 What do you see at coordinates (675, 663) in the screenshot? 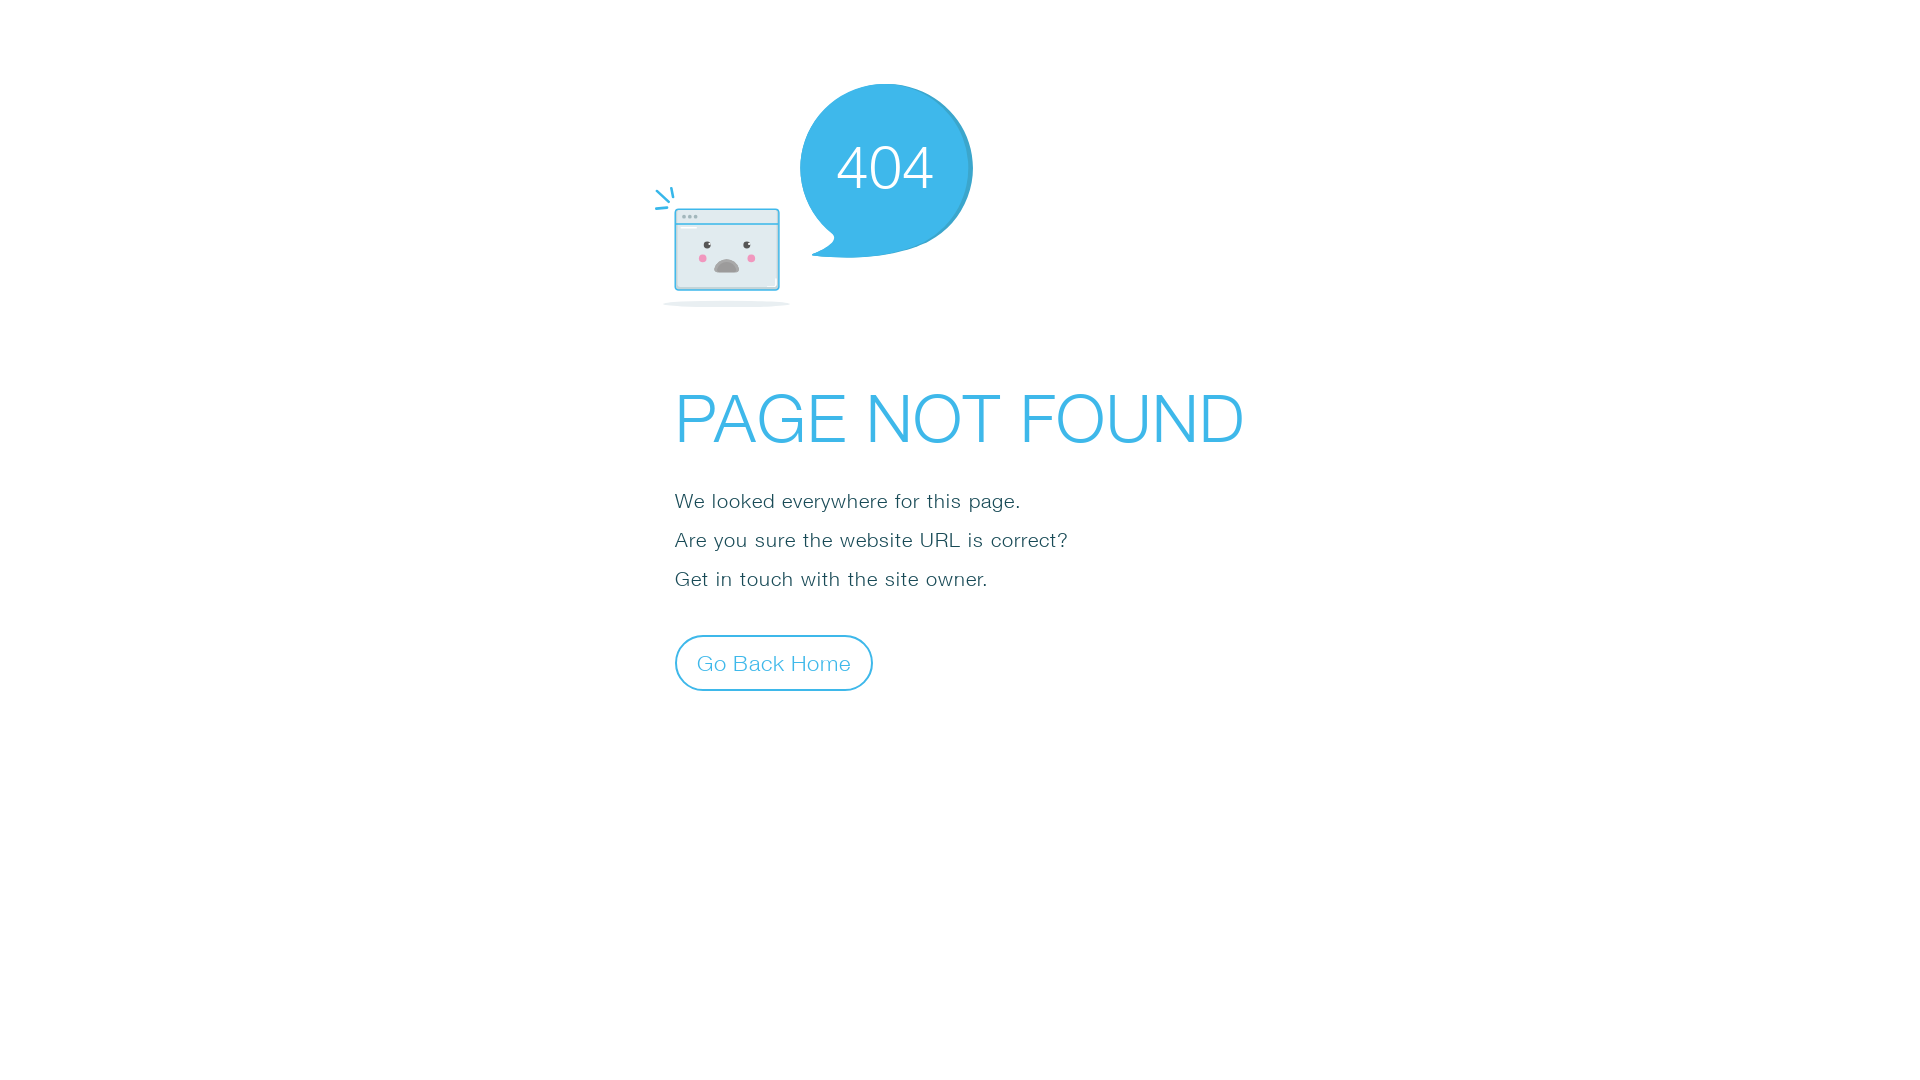
I see `'Go Back Home'` at bounding box center [675, 663].